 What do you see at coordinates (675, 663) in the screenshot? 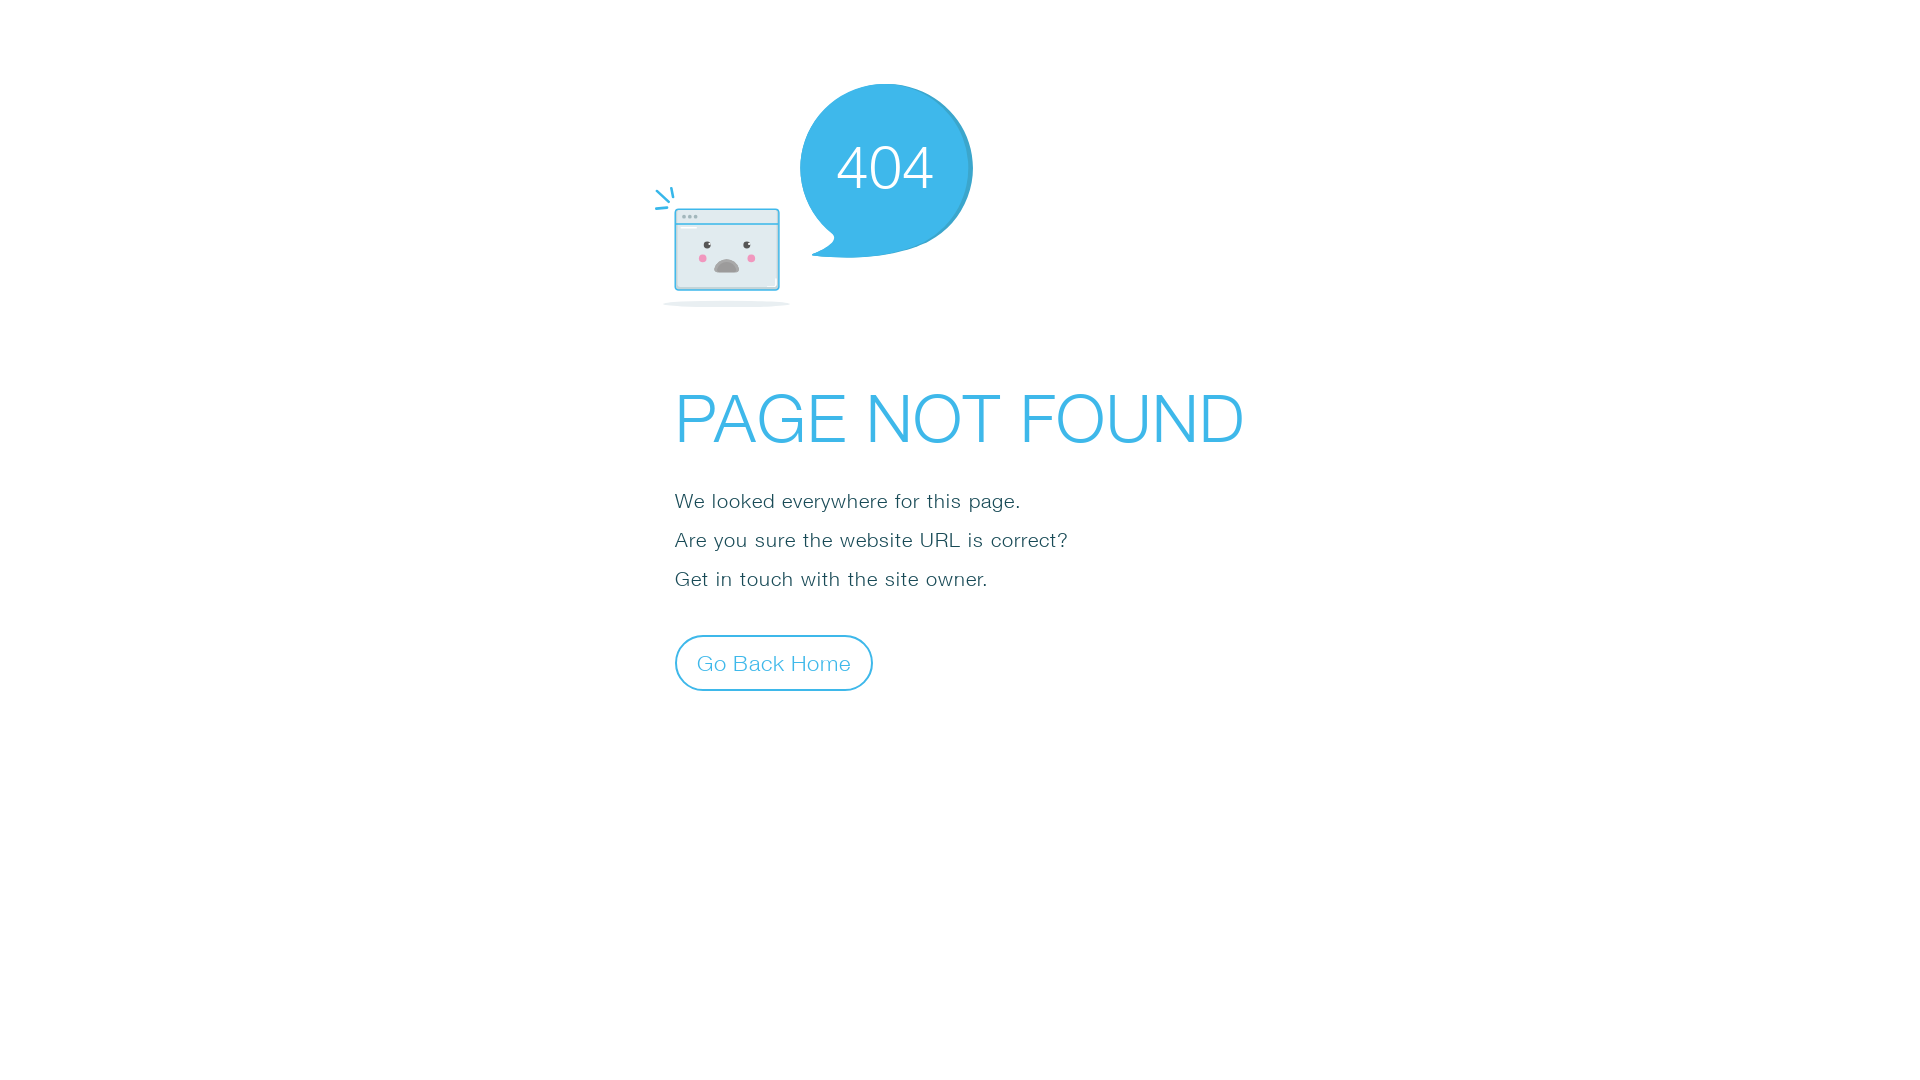
I see `'Go Back Home'` at bounding box center [675, 663].